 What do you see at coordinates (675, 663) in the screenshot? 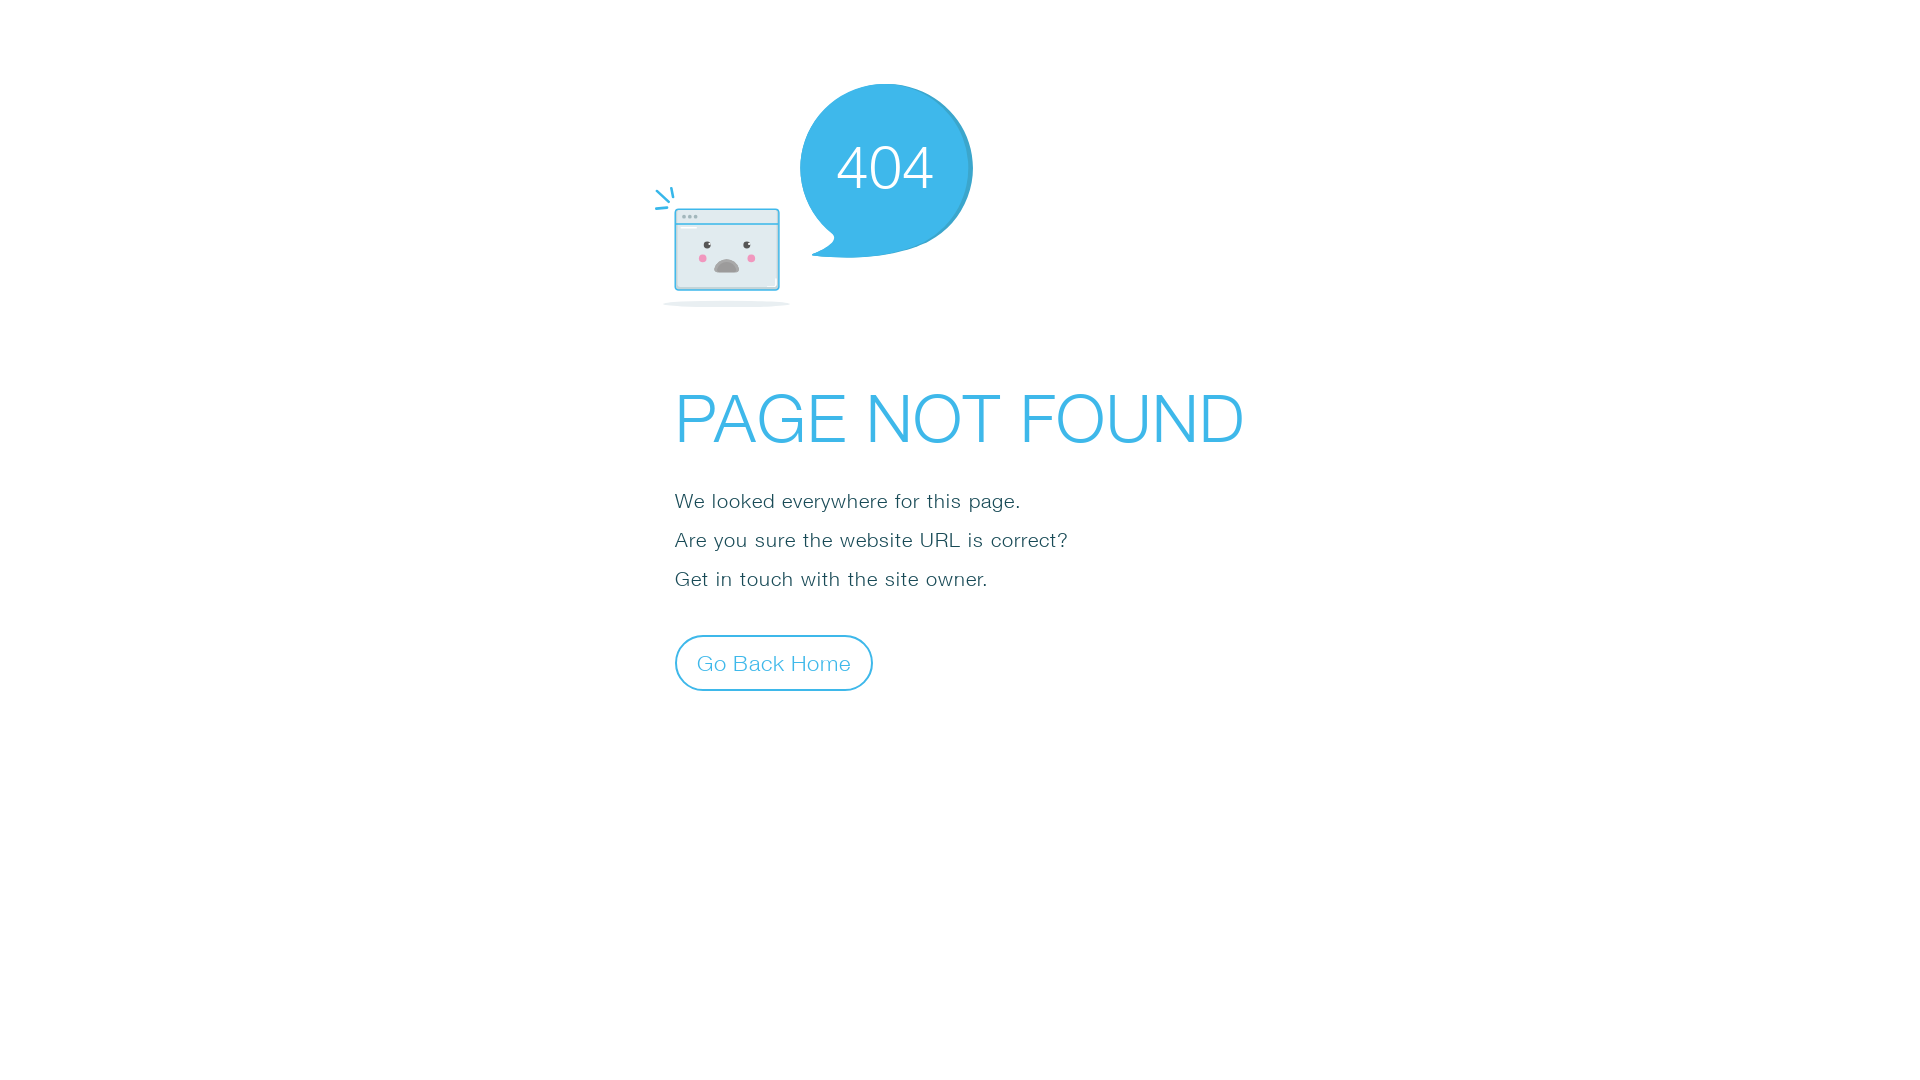
I see `'Go Back Home'` at bounding box center [675, 663].